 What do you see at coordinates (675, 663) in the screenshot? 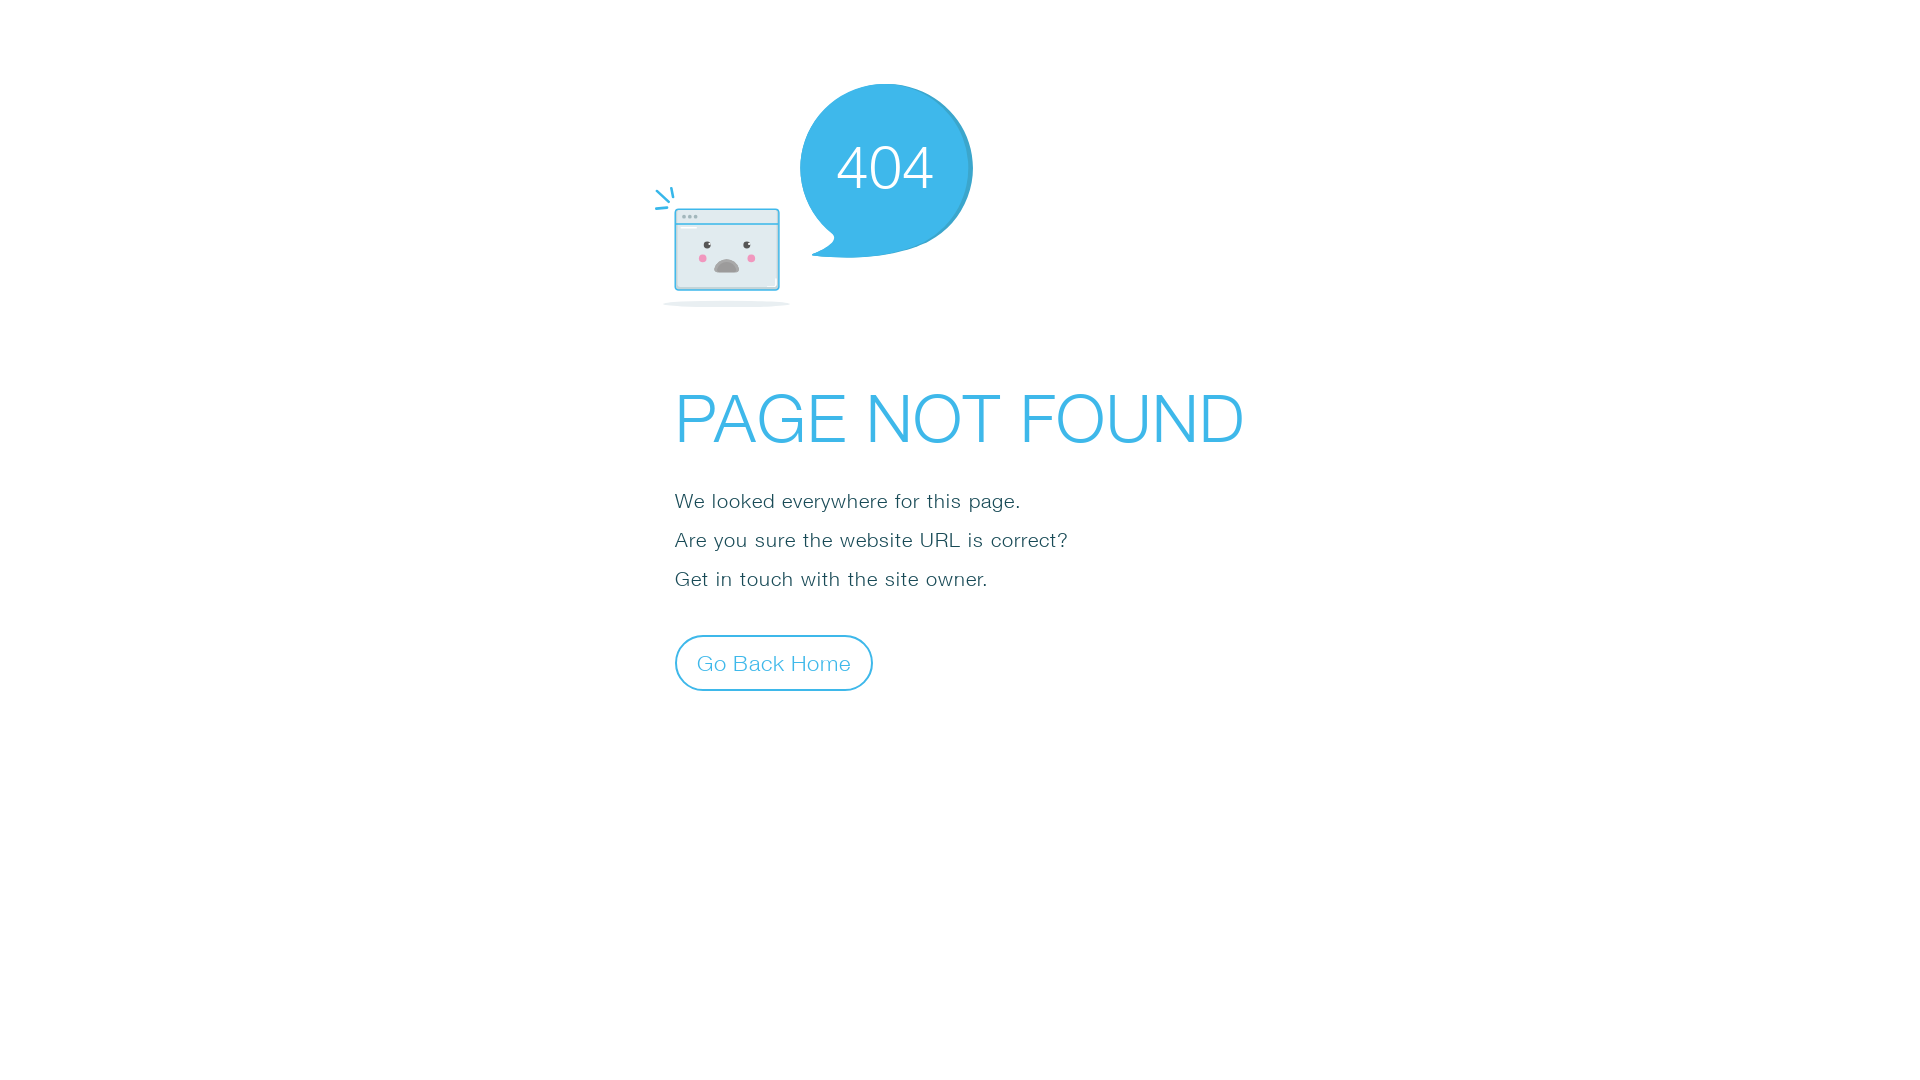
I see `'Go Back Home'` at bounding box center [675, 663].